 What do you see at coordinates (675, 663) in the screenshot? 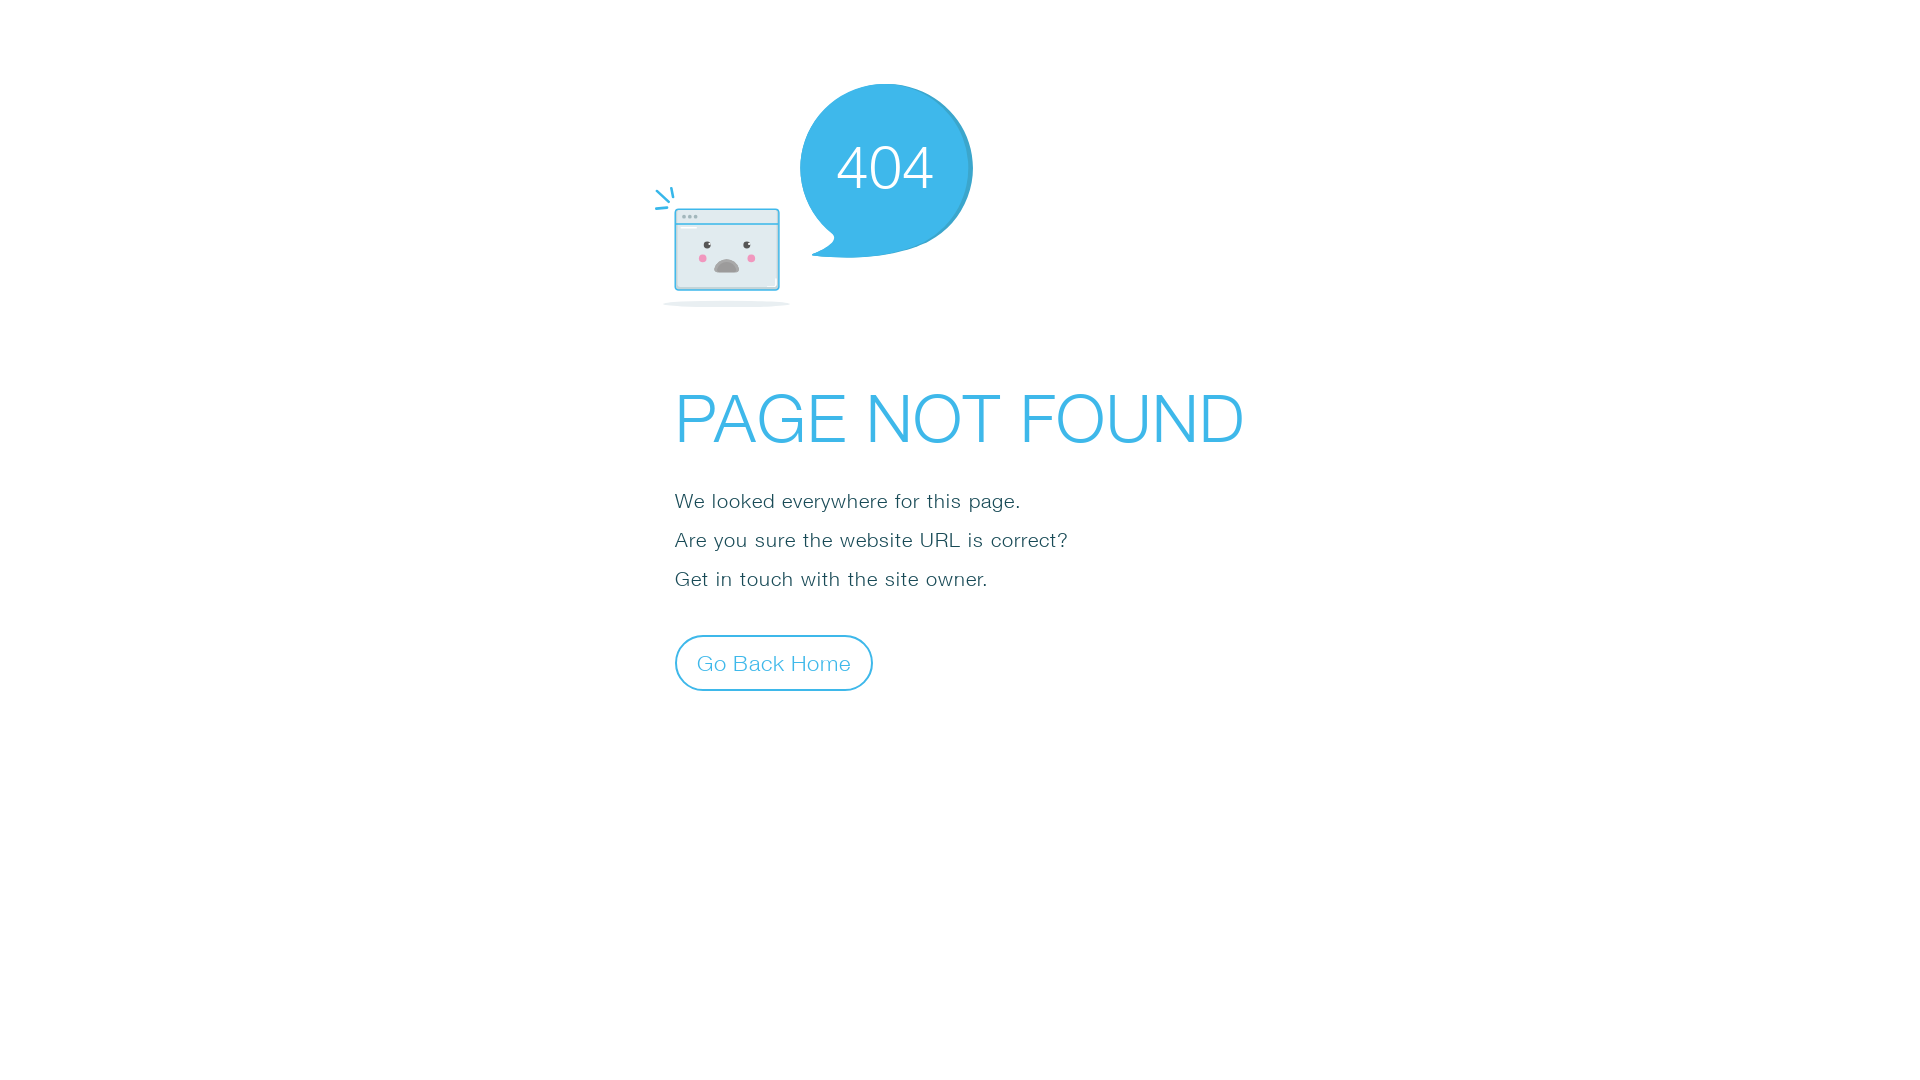
I see `'Go Back Home'` at bounding box center [675, 663].